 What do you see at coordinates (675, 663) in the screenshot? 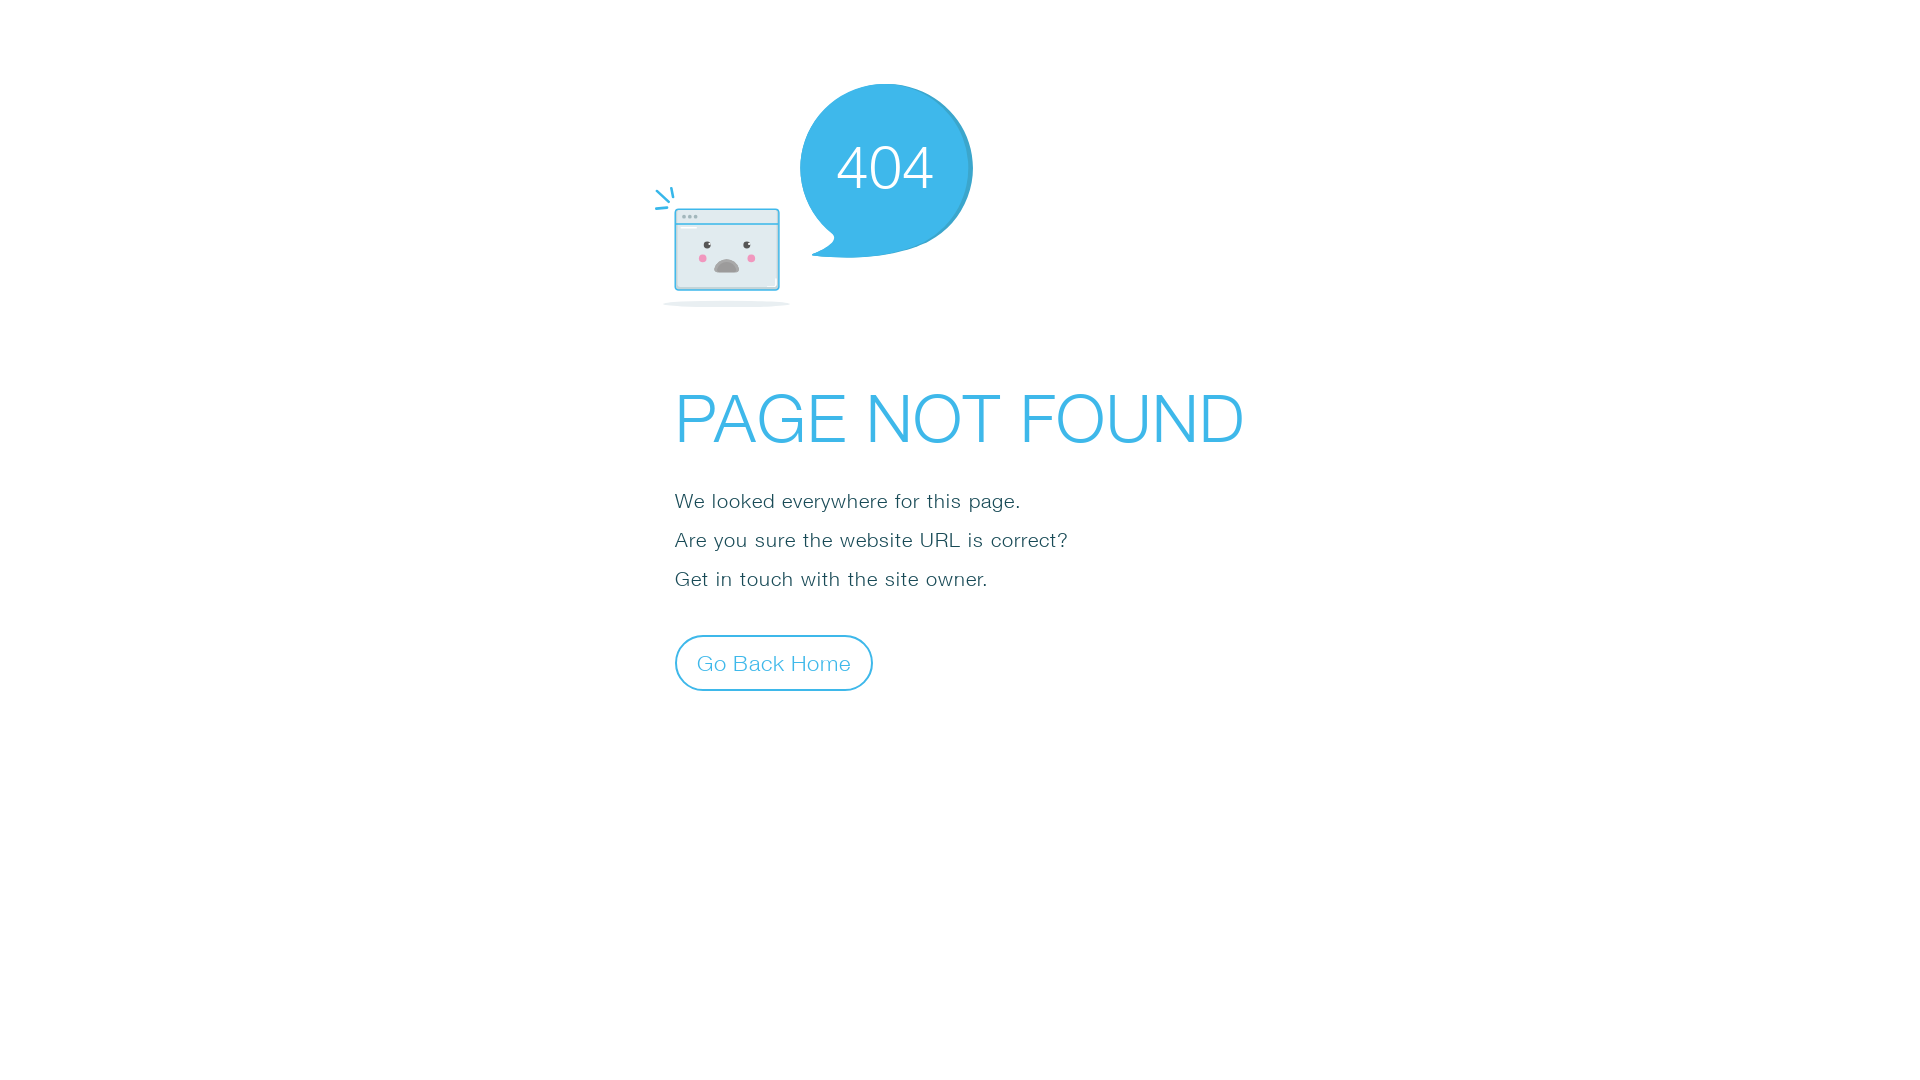
I see `'Go Back Home'` at bounding box center [675, 663].